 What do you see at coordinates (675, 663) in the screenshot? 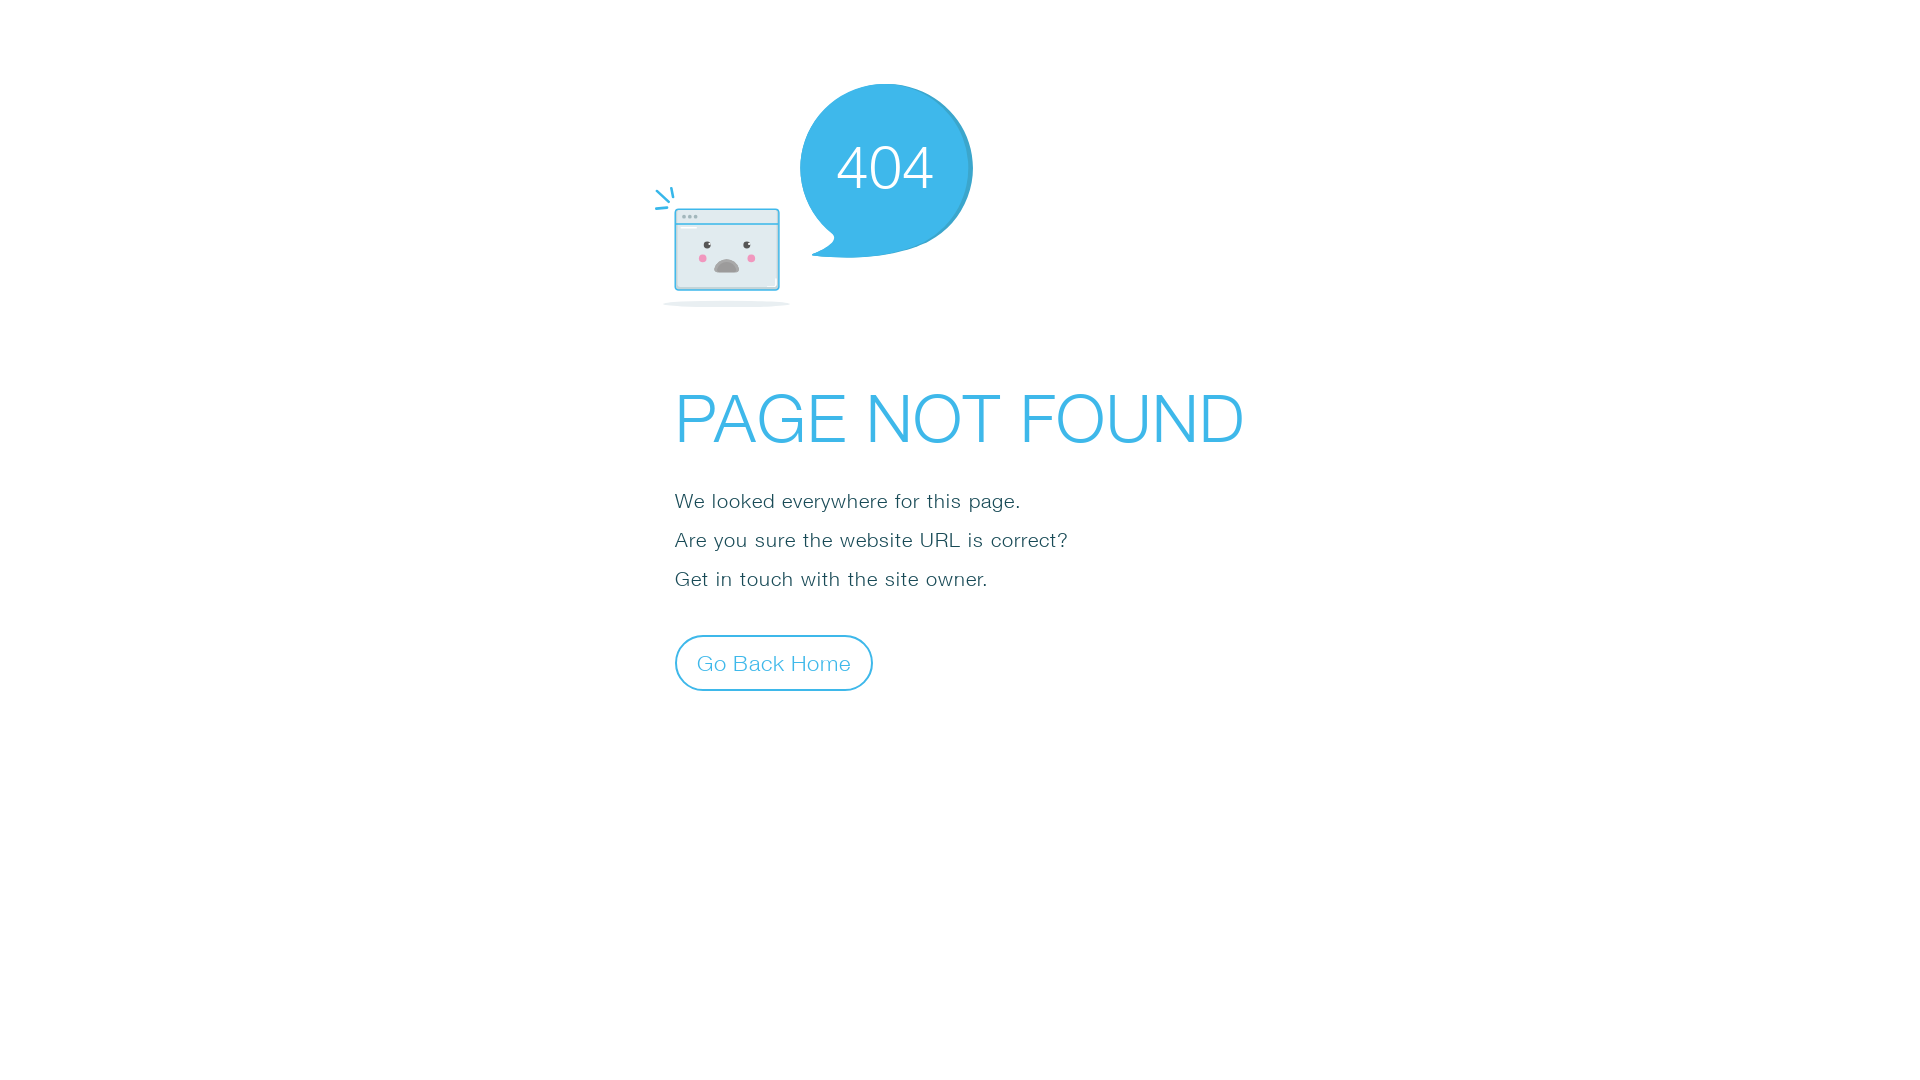
I see `'Go Back Home'` at bounding box center [675, 663].